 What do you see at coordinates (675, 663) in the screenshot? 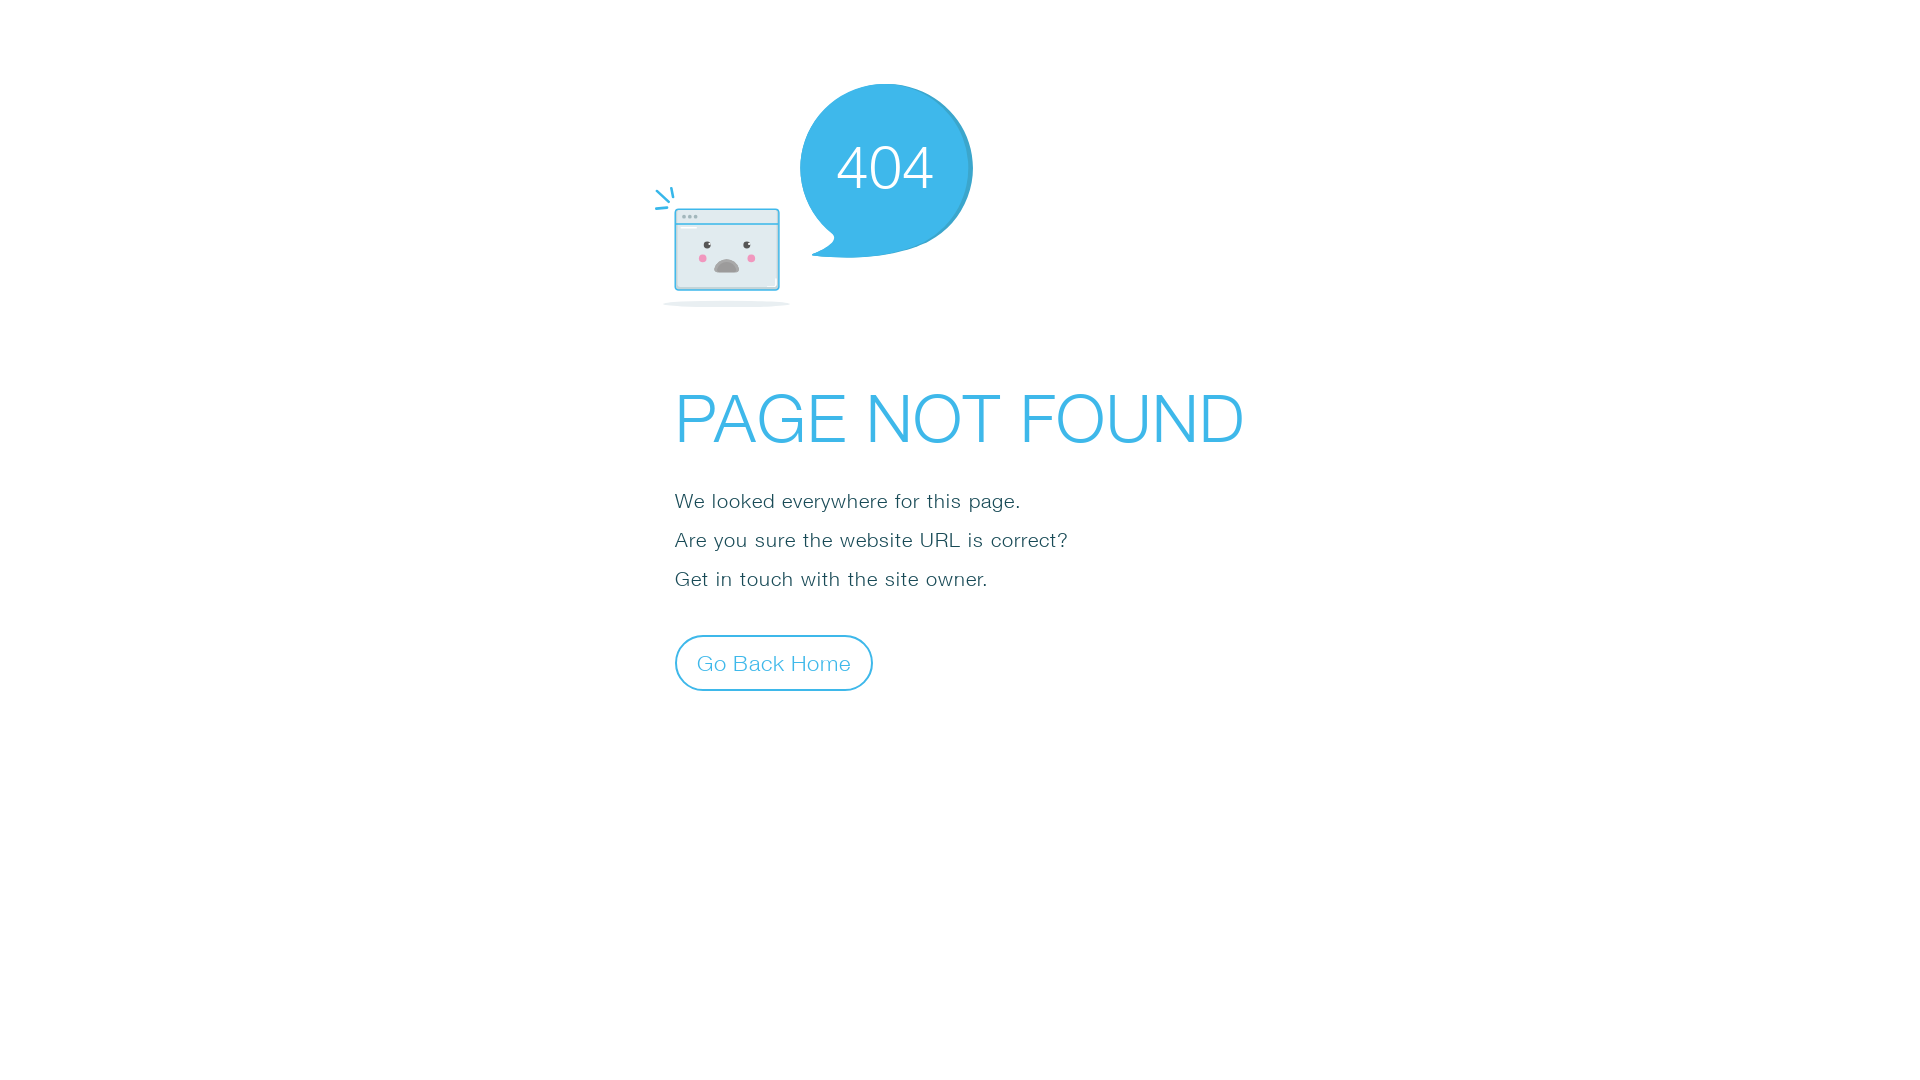
I see `'Go Back Home'` at bounding box center [675, 663].